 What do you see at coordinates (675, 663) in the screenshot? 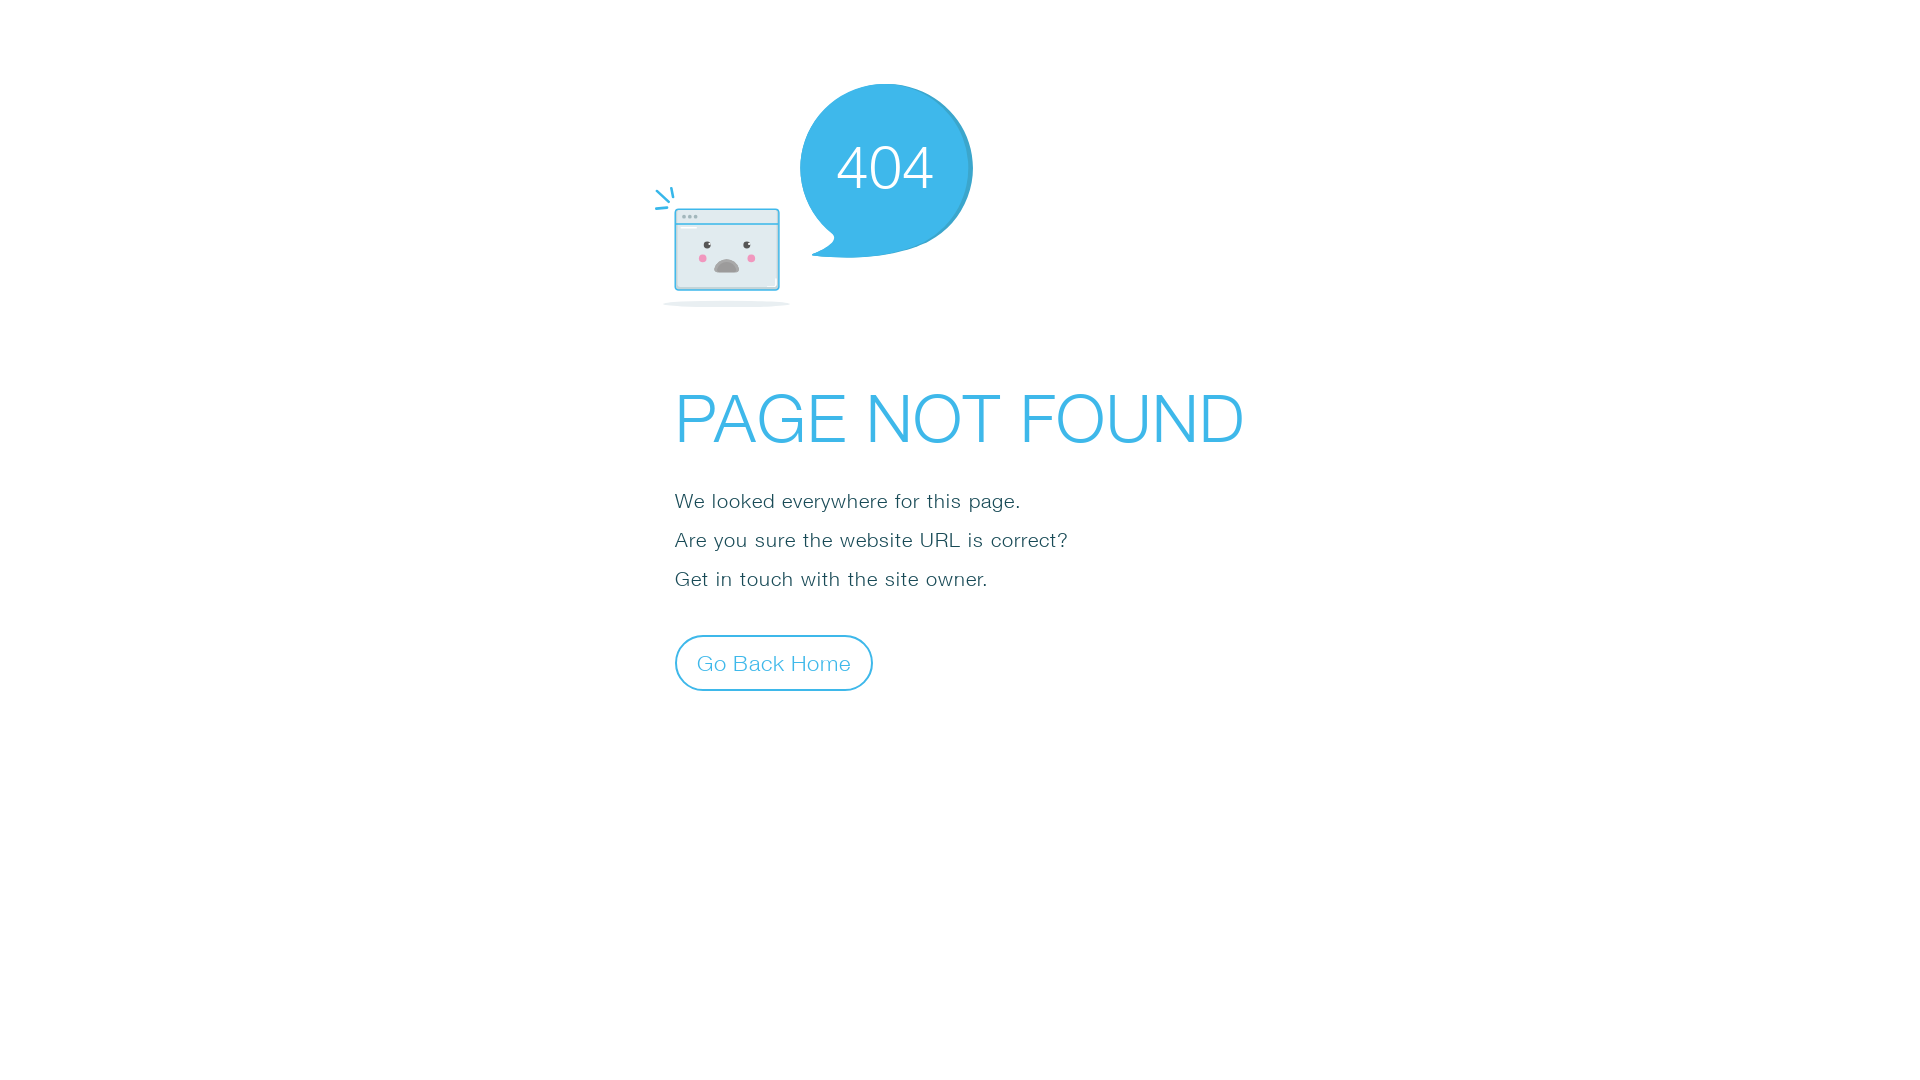
I see `'Go Back Home'` at bounding box center [675, 663].